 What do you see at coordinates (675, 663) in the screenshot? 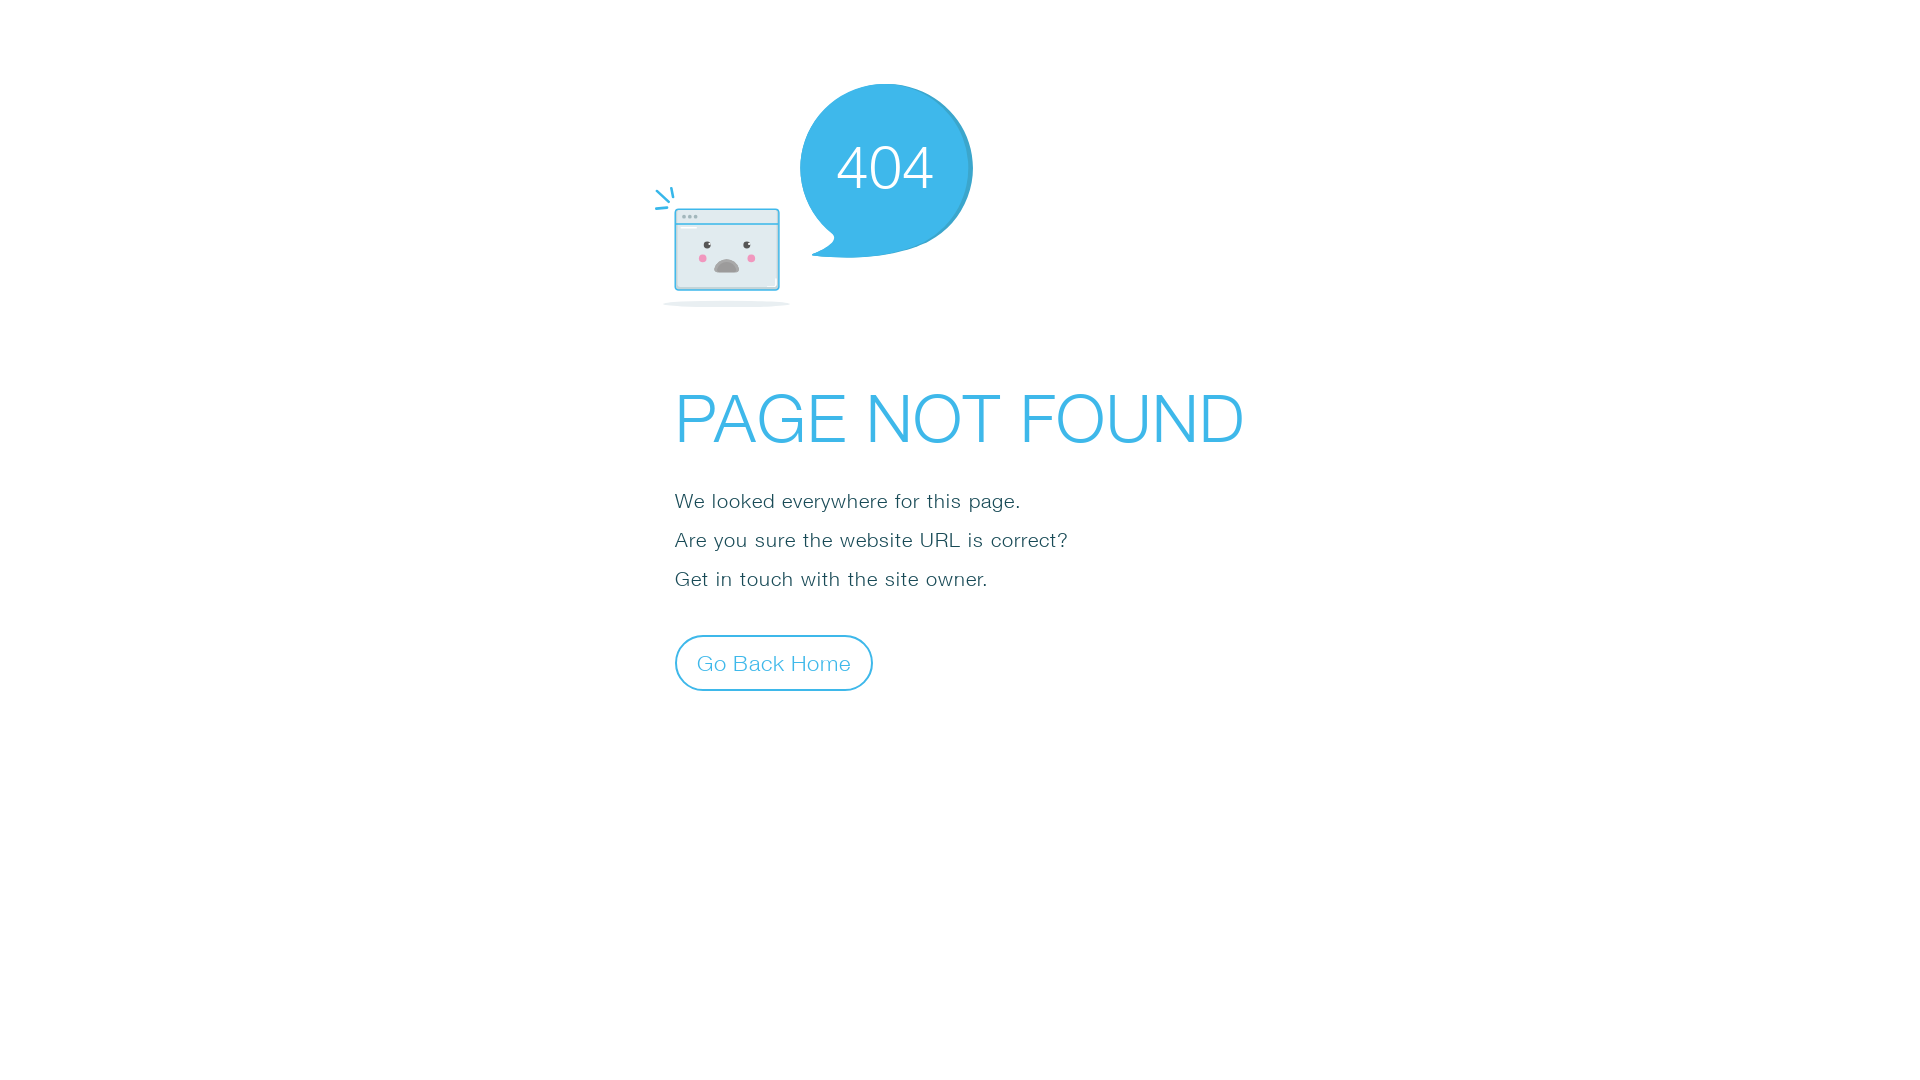
I see `'Go Back Home'` at bounding box center [675, 663].